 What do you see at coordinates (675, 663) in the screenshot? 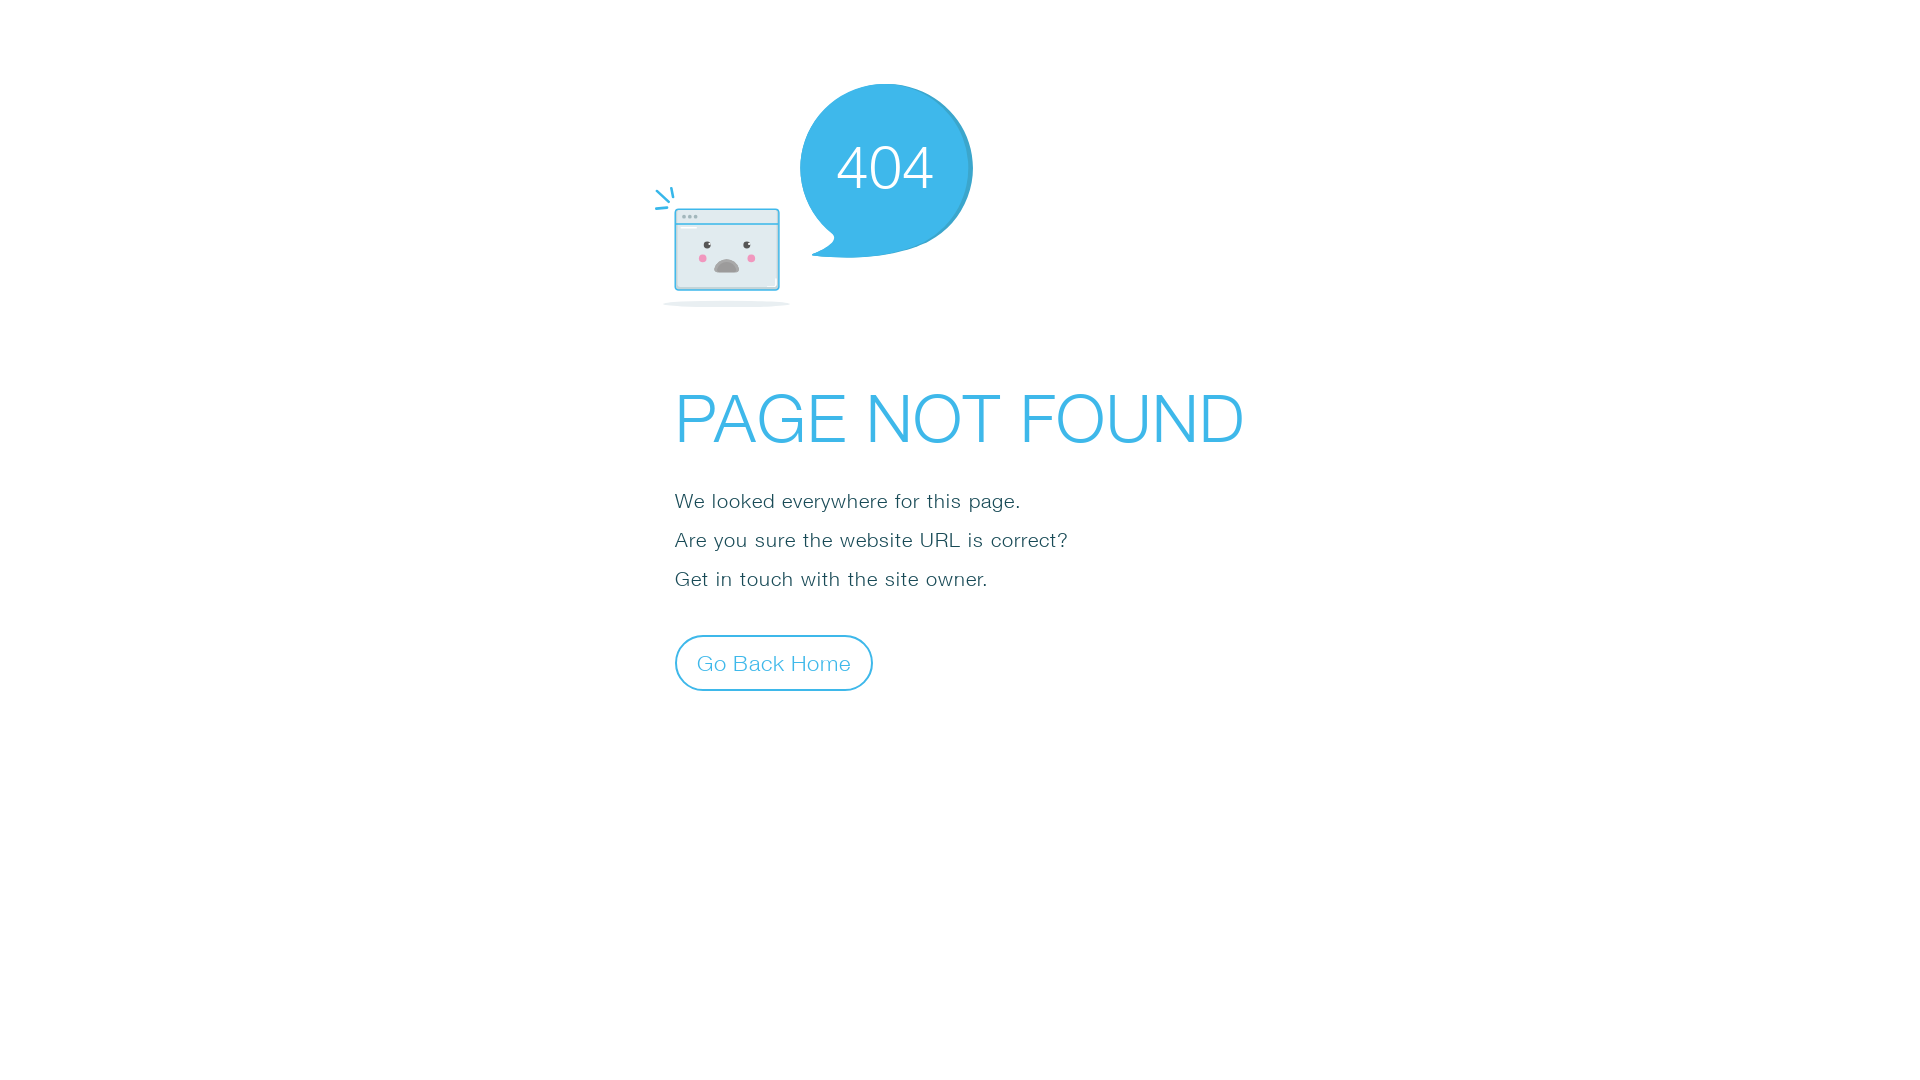
I see `'Go Back Home'` at bounding box center [675, 663].